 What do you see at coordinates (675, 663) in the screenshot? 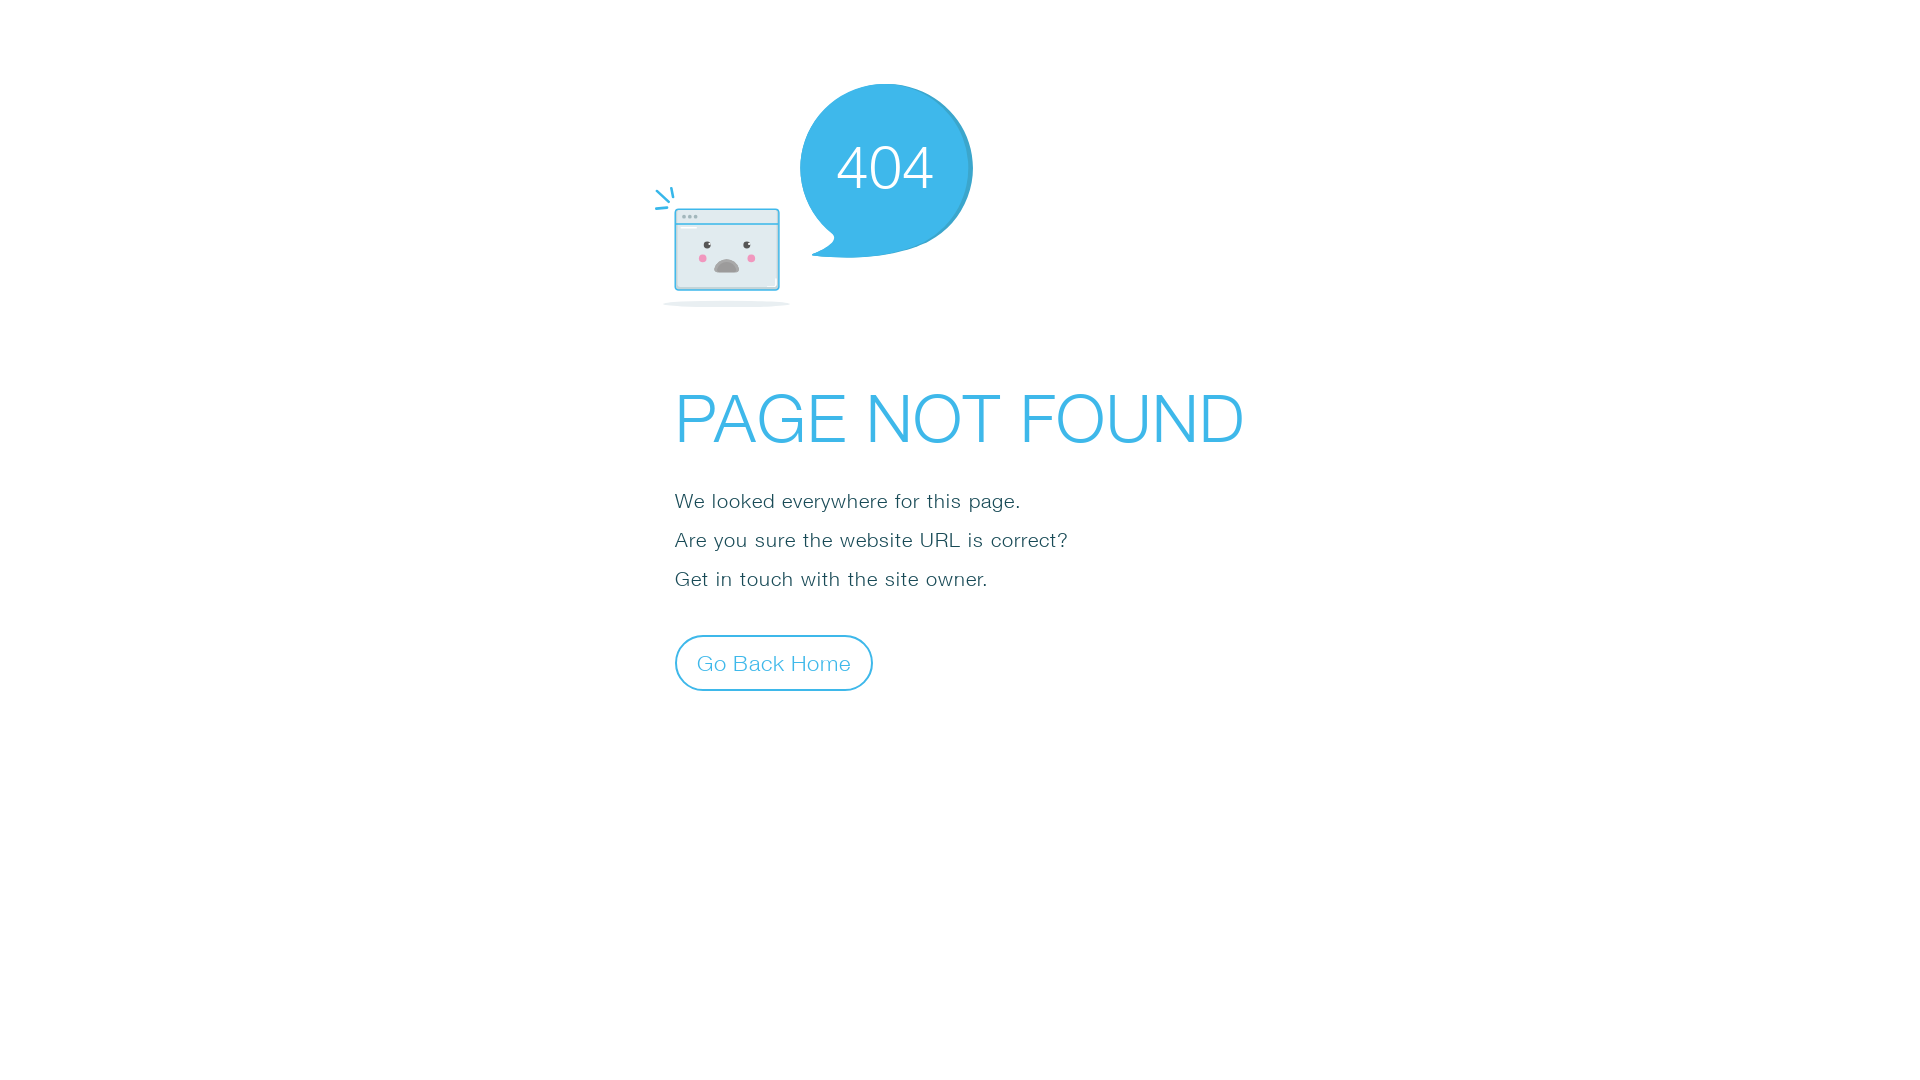
I see `'Go Back Home'` at bounding box center [675, 663].